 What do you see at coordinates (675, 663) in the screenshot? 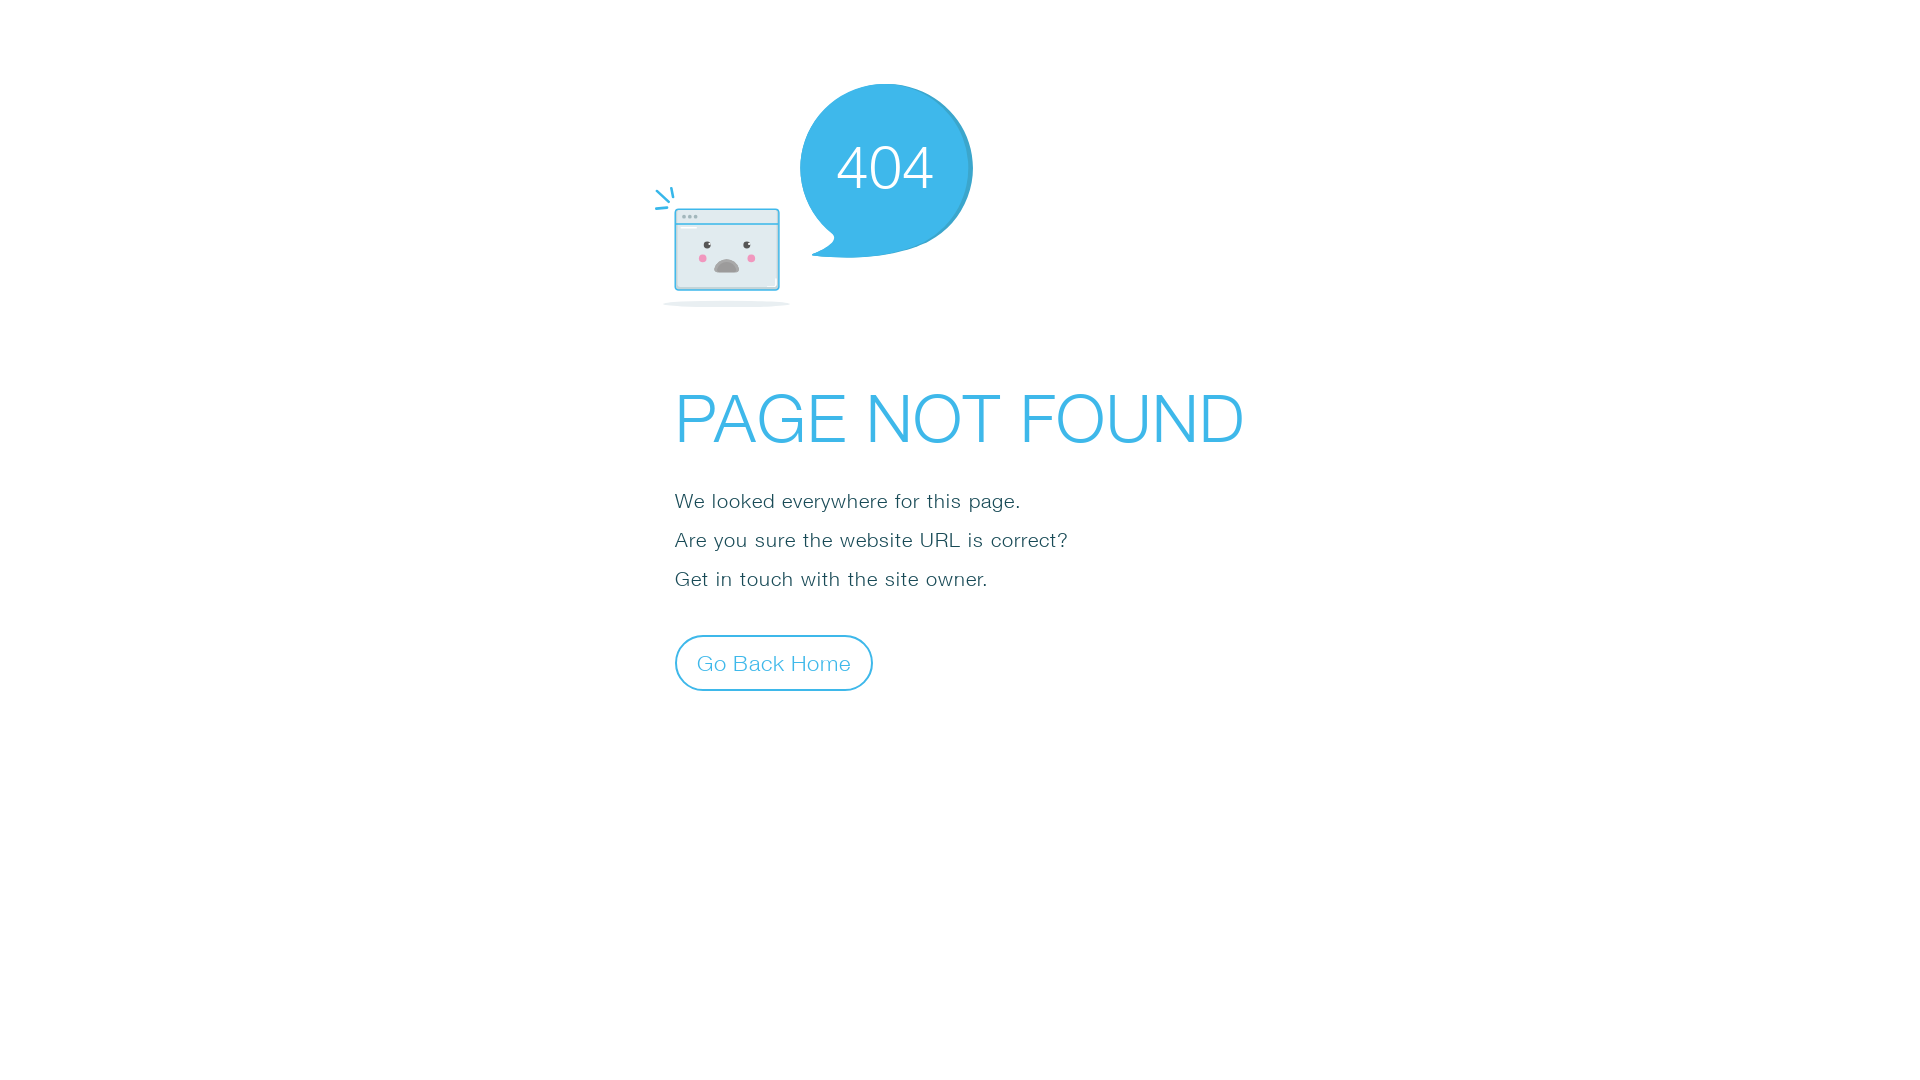
I see `'Go Back Home'` at bounding box center [675, 663].